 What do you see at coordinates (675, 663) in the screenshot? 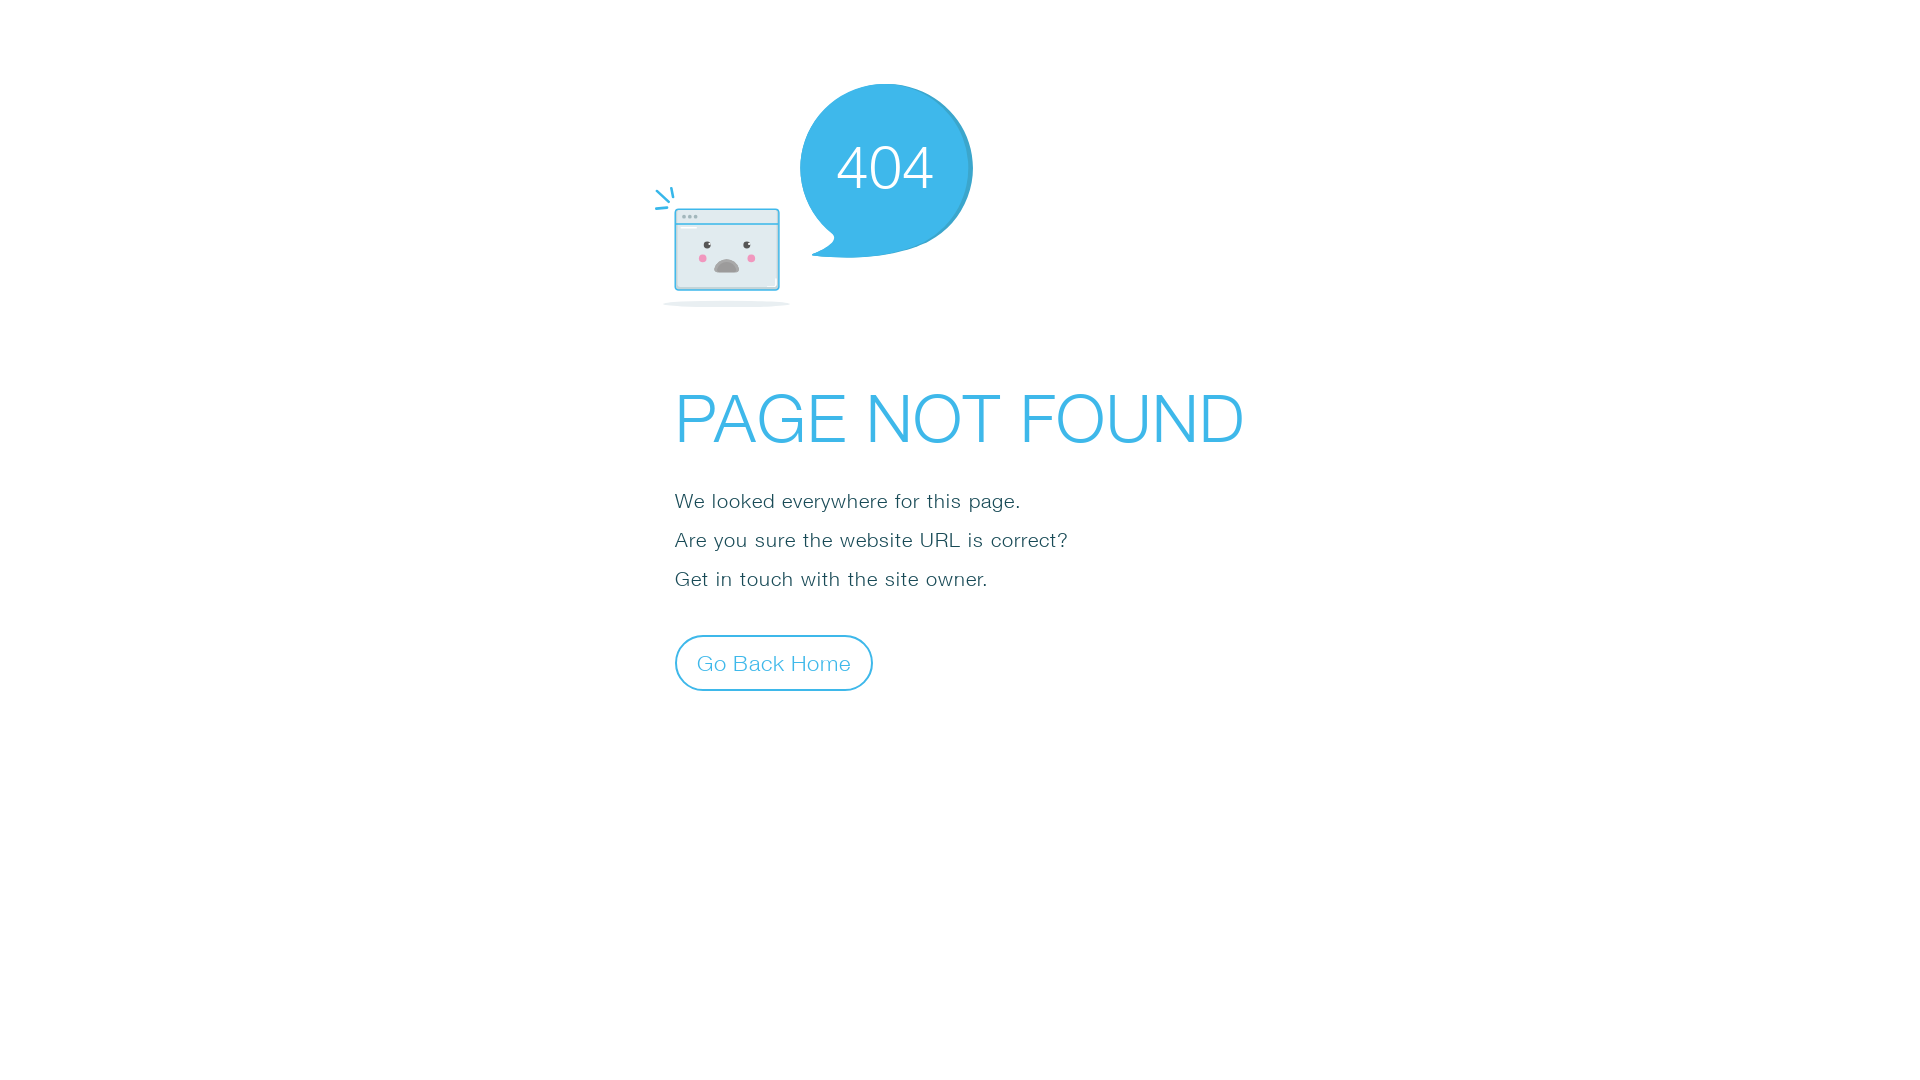
I see `'Go Back Home'` at bounding box center [675, 663].